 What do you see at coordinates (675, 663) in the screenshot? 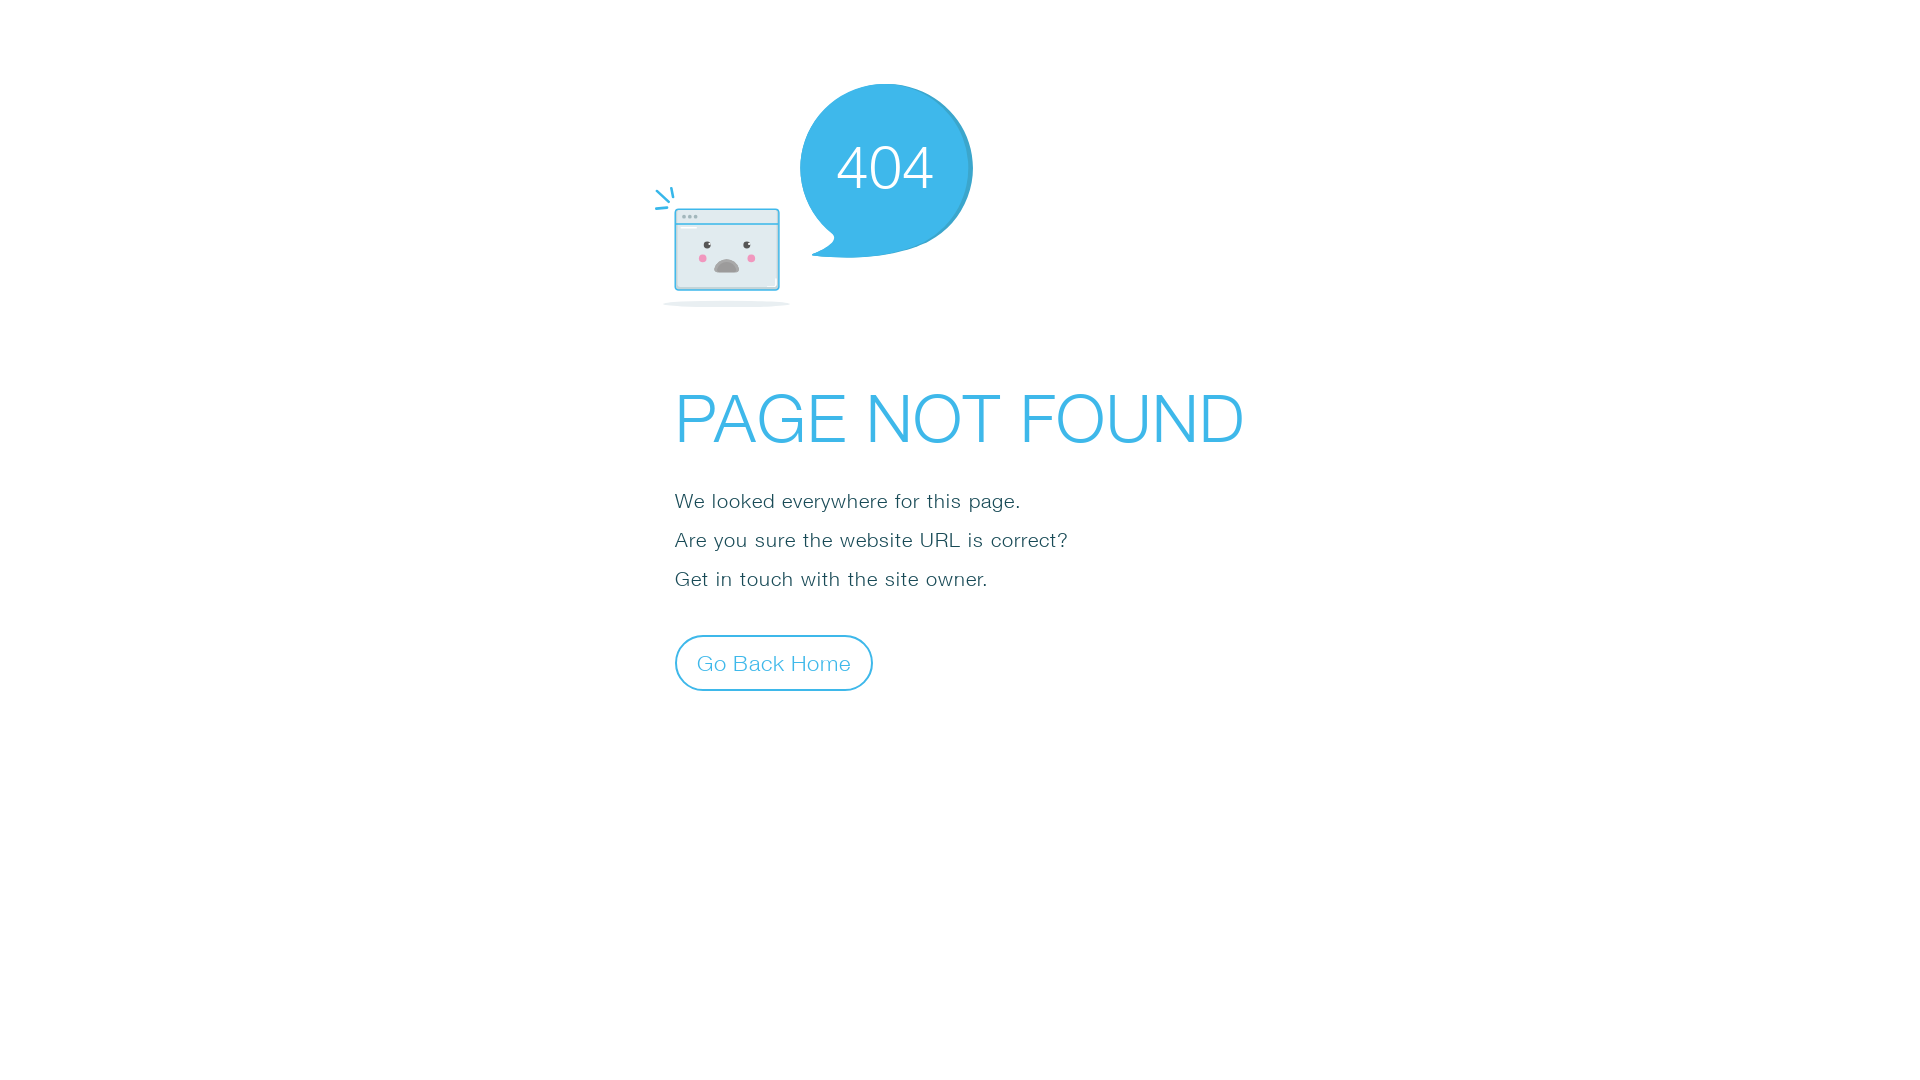
I see `'Go Back Home'` at bounding box center [675, 663].